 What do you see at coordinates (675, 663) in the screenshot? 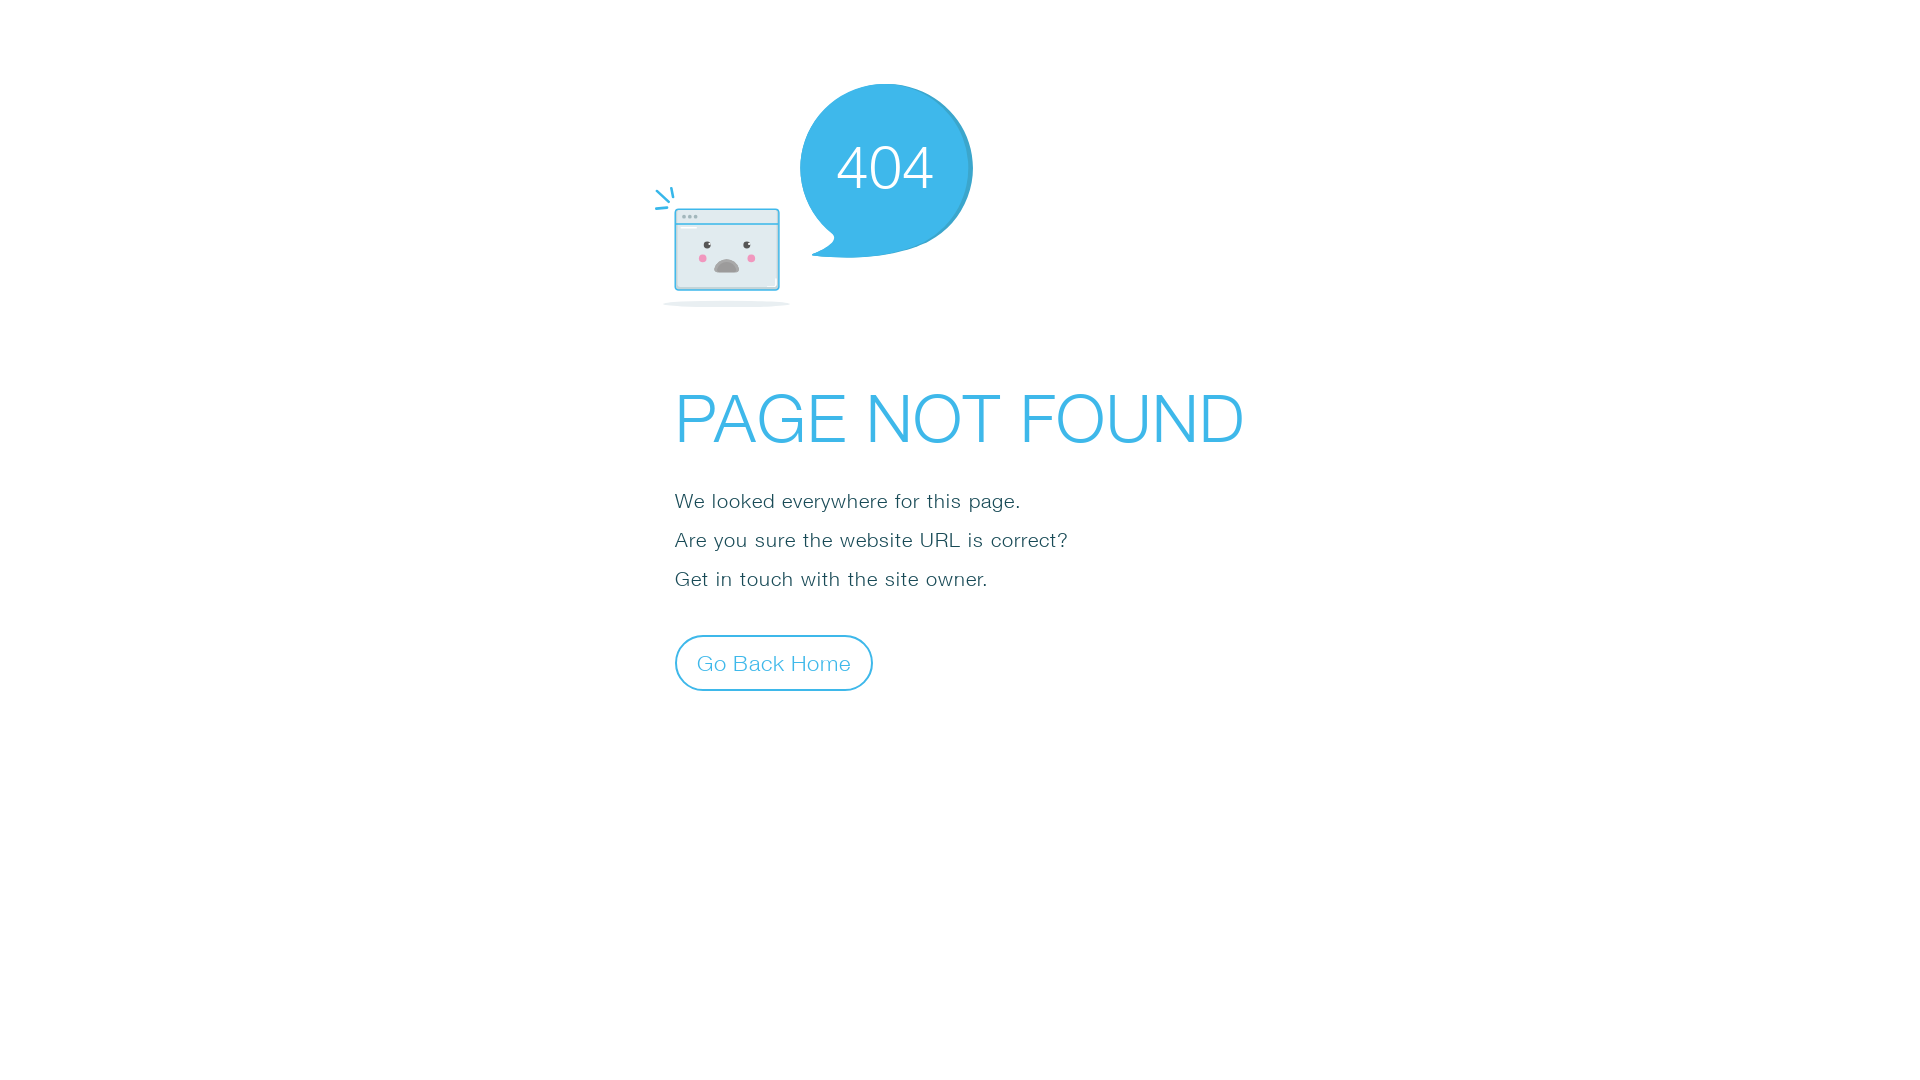
I see `'Go Back Home'` at bounding box center [675, 663].